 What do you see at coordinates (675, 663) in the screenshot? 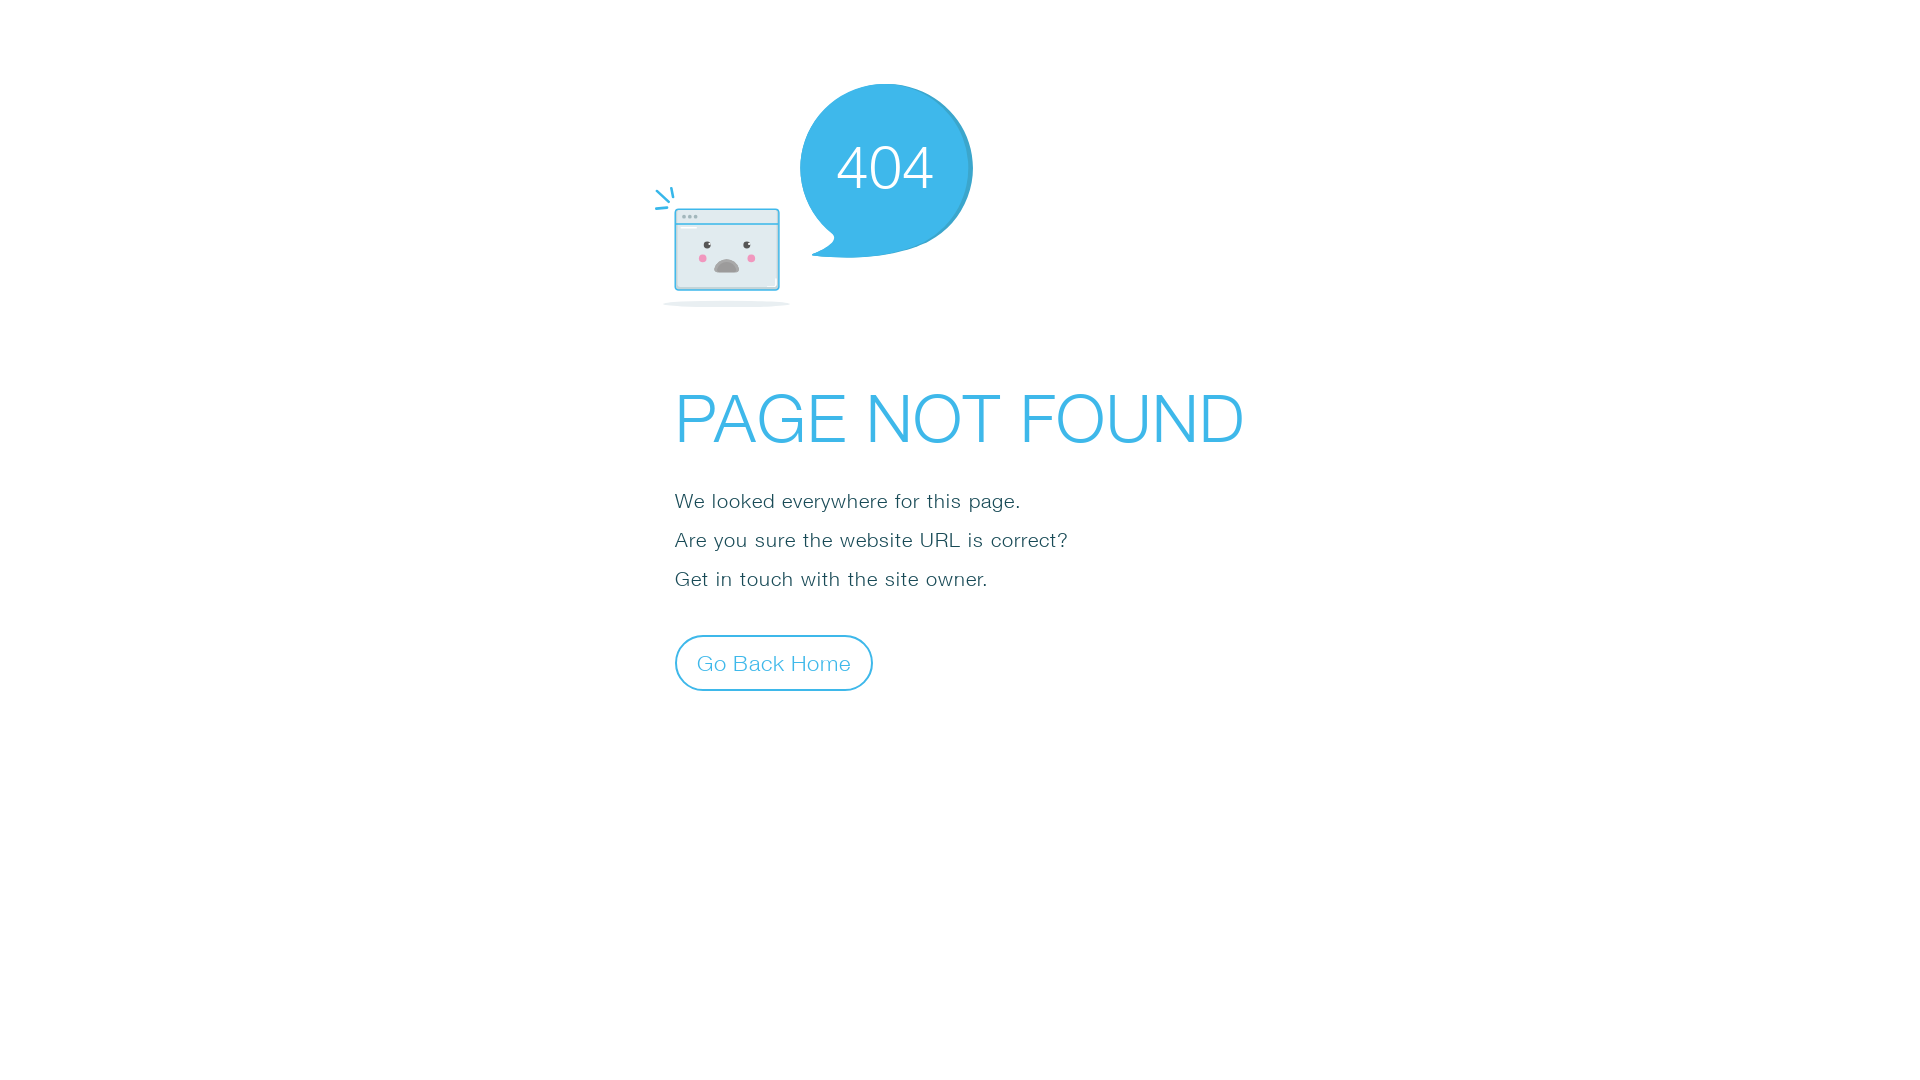
I see `'Go Back Home'` at bounding box center [675, 663].